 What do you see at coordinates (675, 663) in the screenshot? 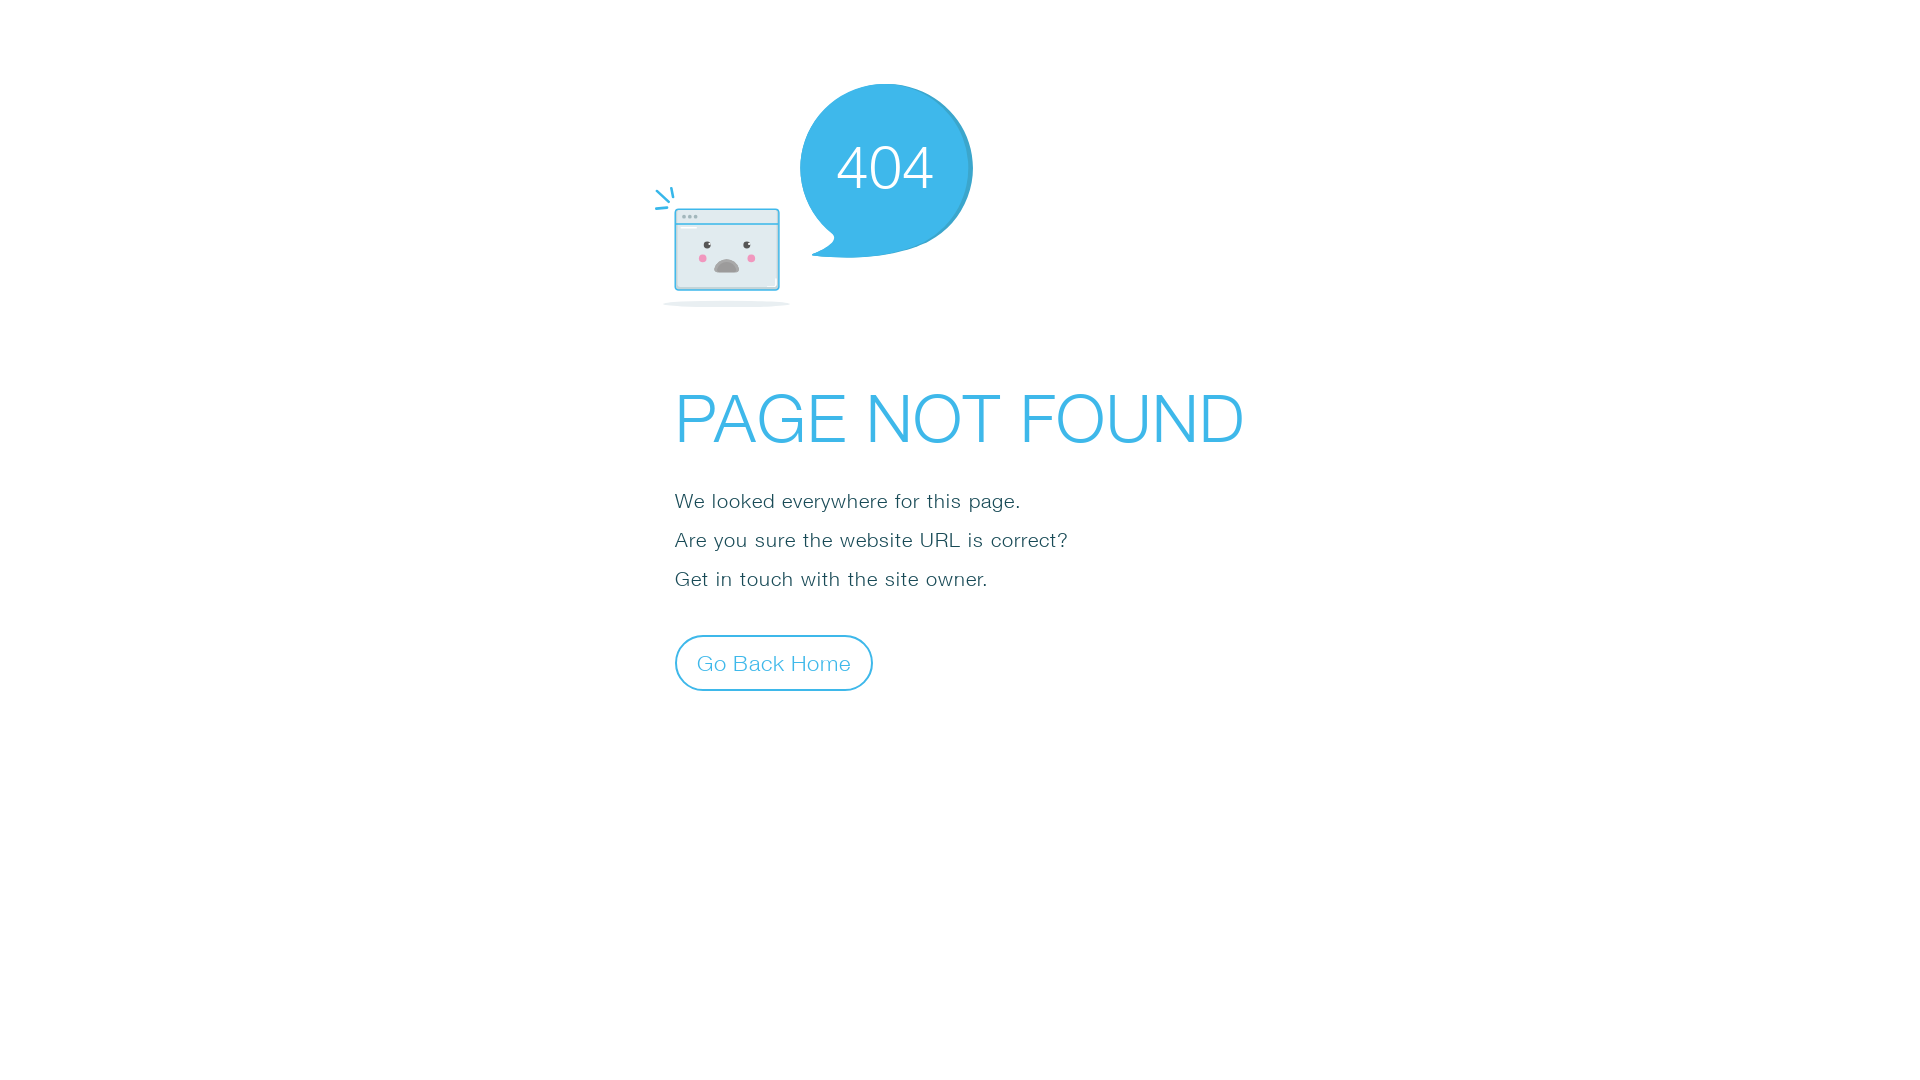
I see `'Go Back Home'` at bounding box center [675, 663].